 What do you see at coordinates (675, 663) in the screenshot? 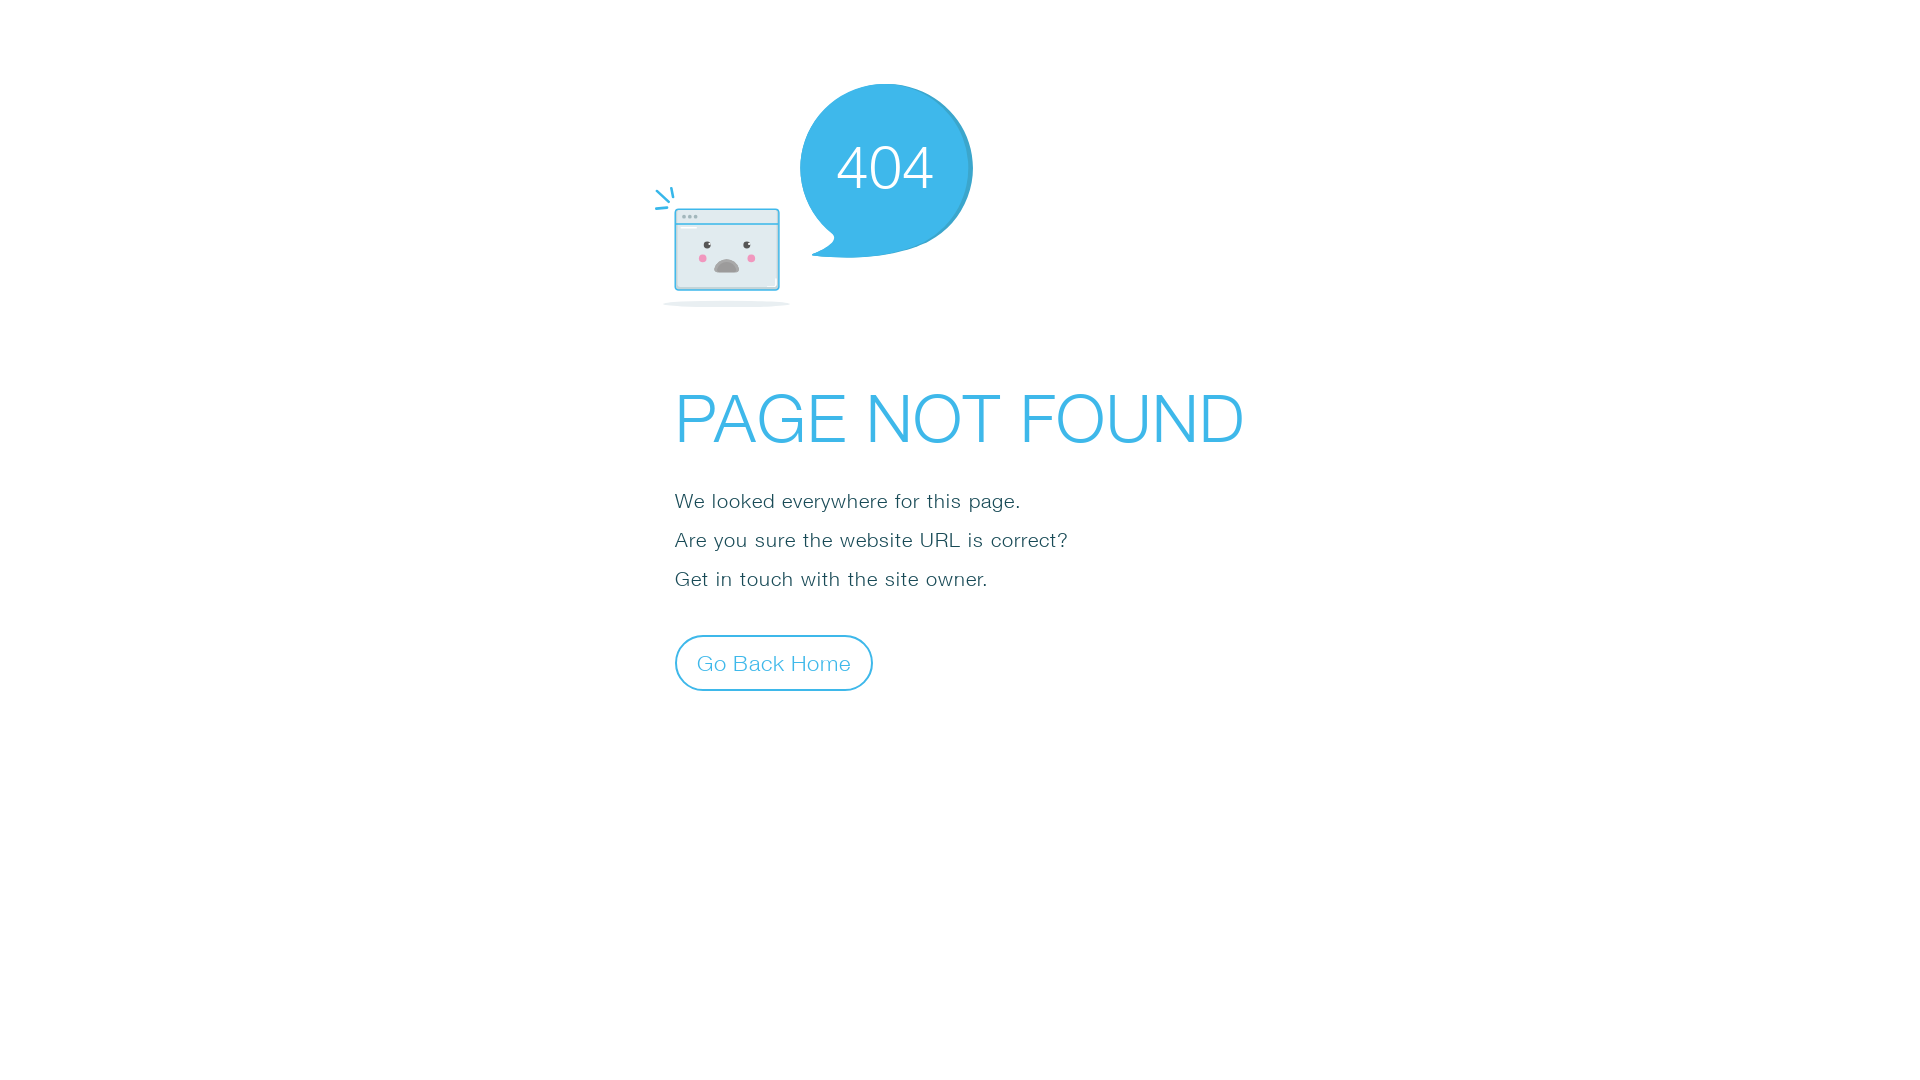
I see `'Go Back Home'` at bounding box center [675, 663].